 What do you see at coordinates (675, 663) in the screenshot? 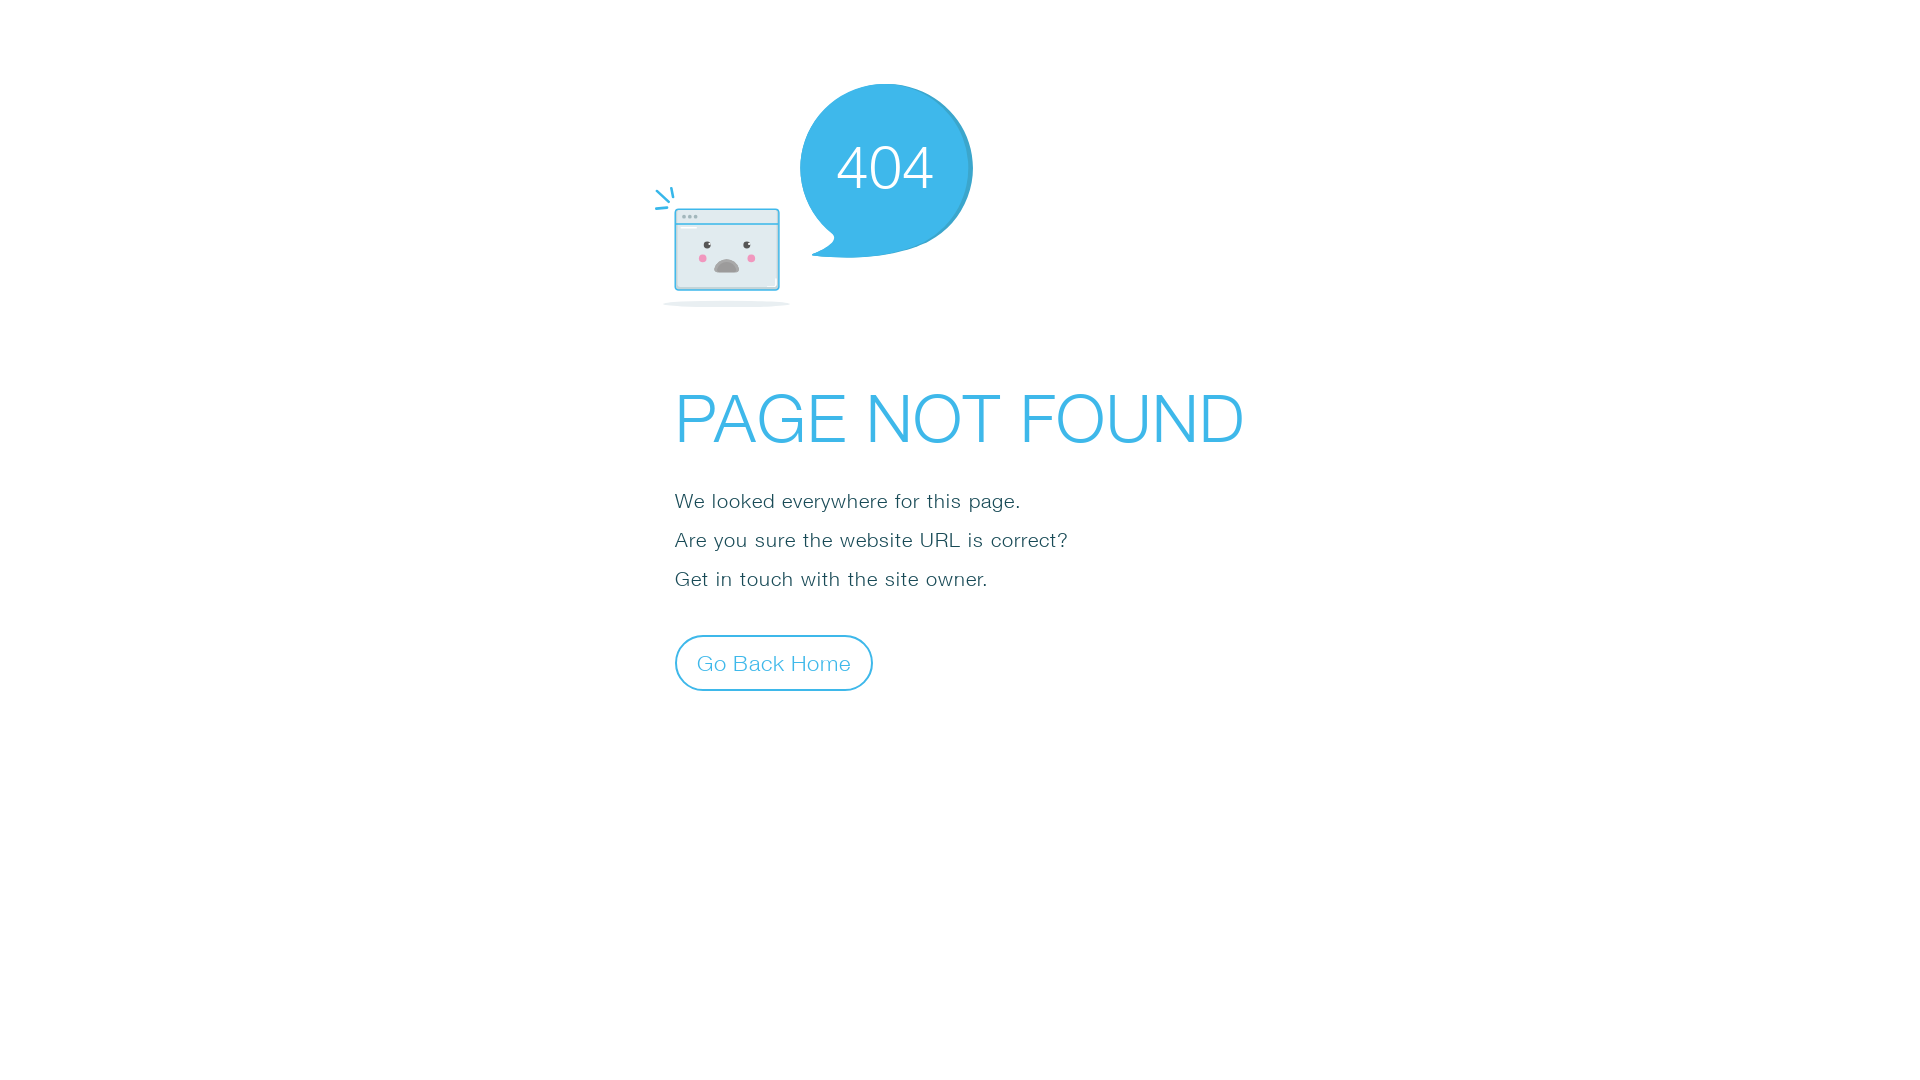
I see `'Go Back Home'` at bounding box center [675, 663].